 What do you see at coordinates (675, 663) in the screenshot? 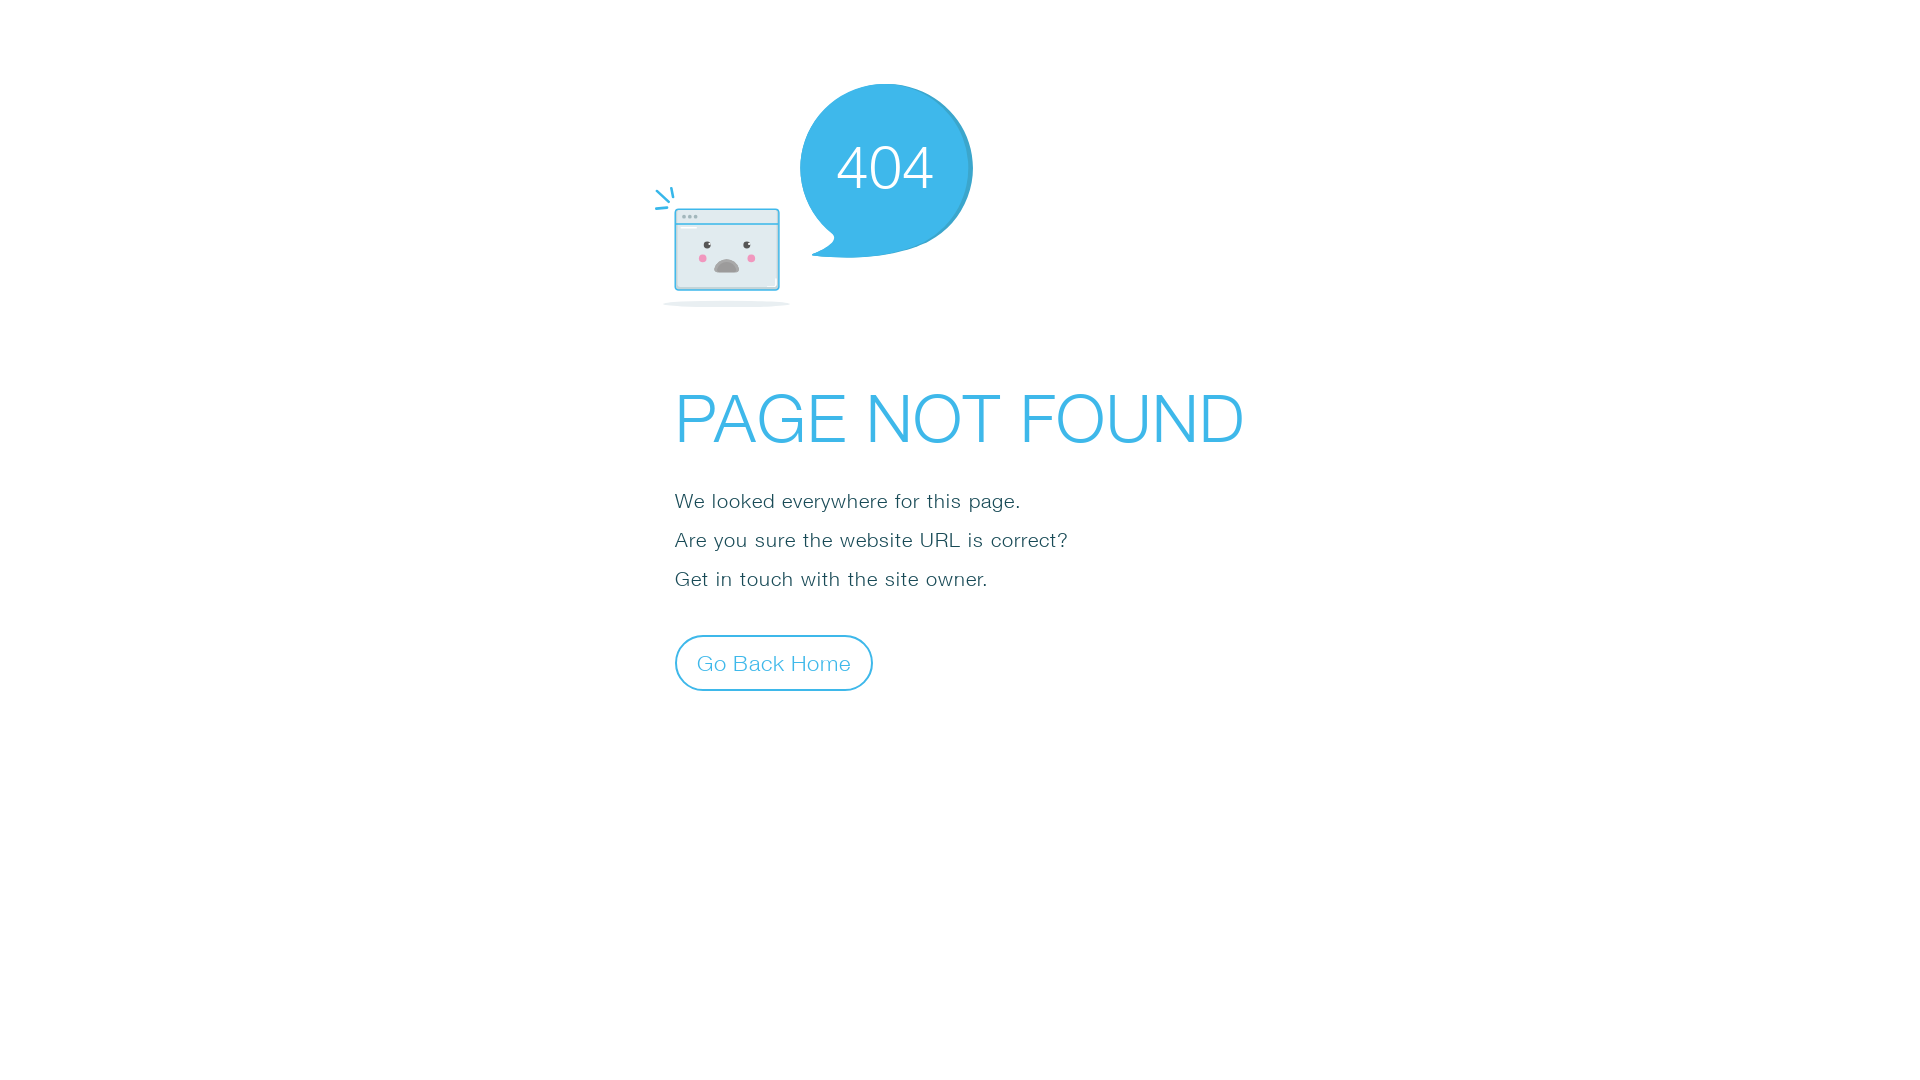
I see `'Go Back Home'` at bounding box center [675, 663].